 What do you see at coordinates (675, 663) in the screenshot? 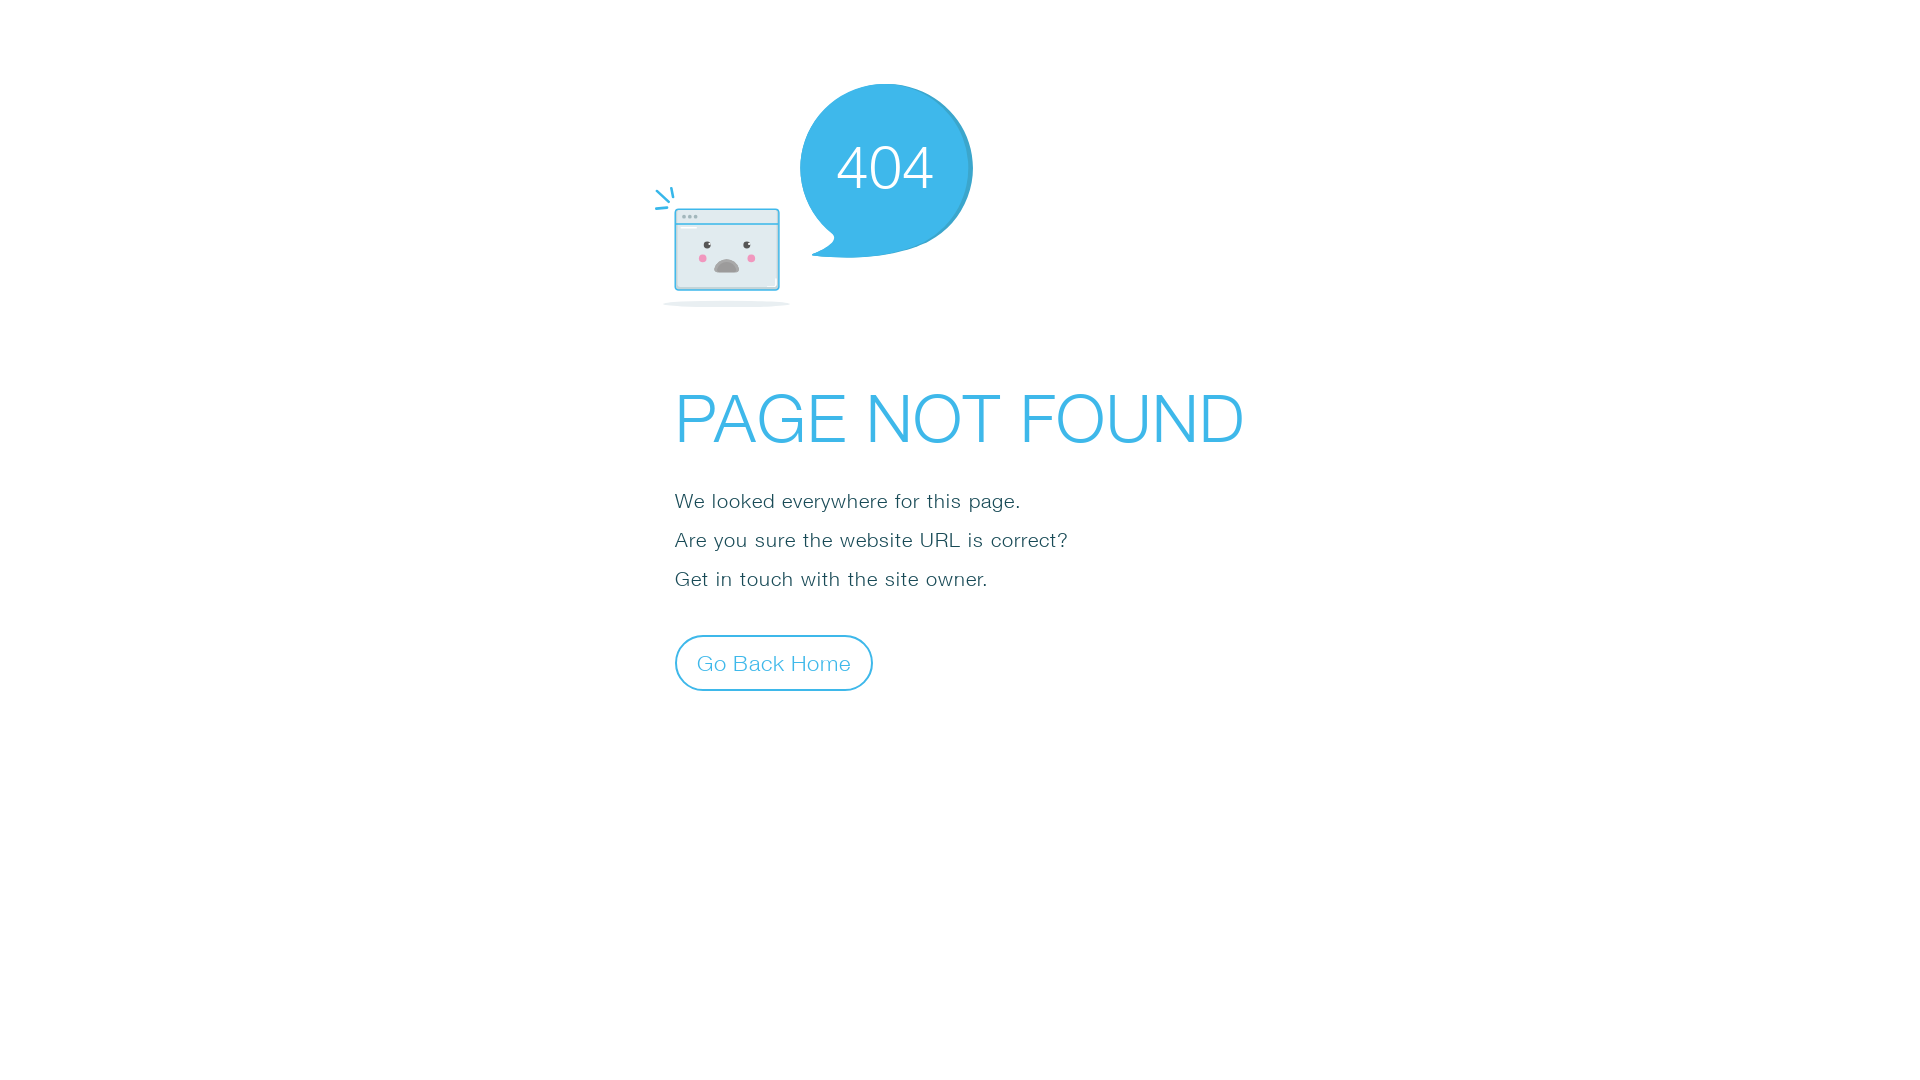
I see `'Go Back Home'` at bounding box center [675, 663].